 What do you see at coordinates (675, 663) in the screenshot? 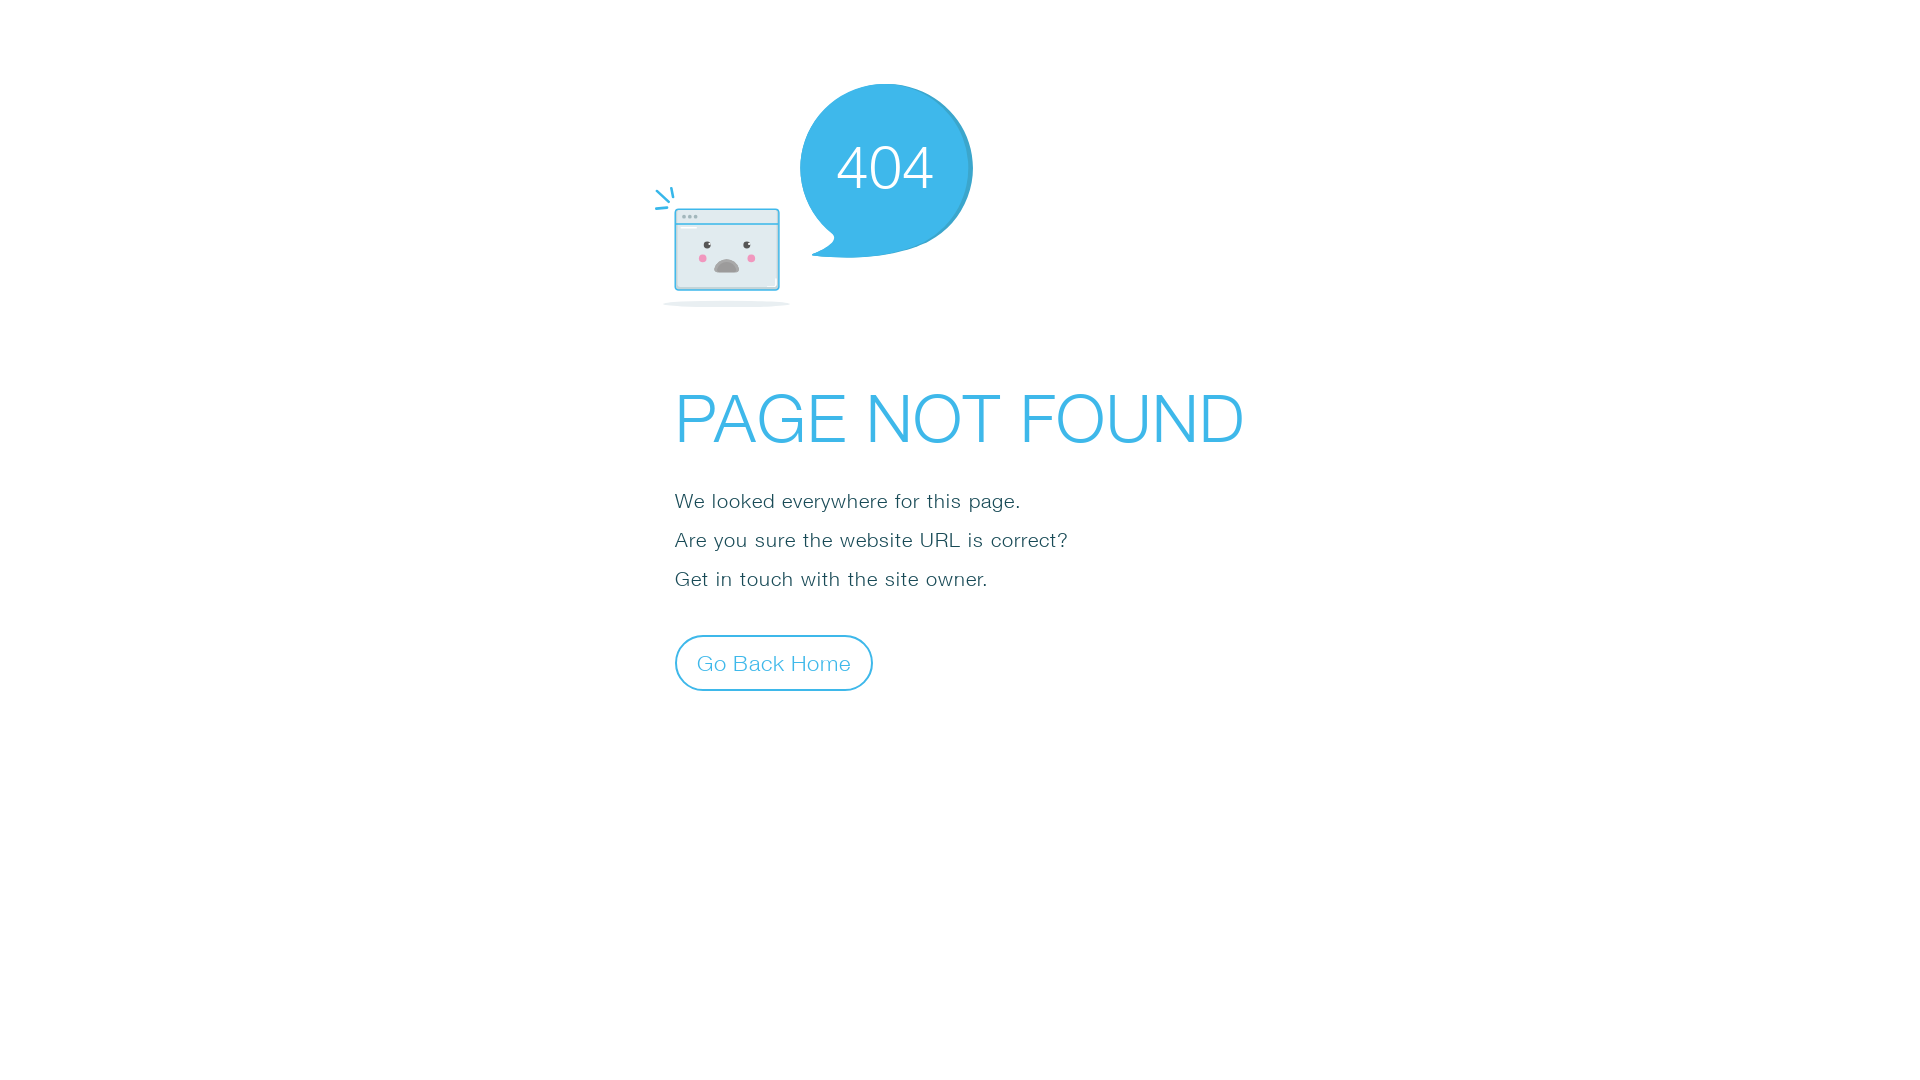
I see `'Go Back Home'` at bounding box center [675, 663].